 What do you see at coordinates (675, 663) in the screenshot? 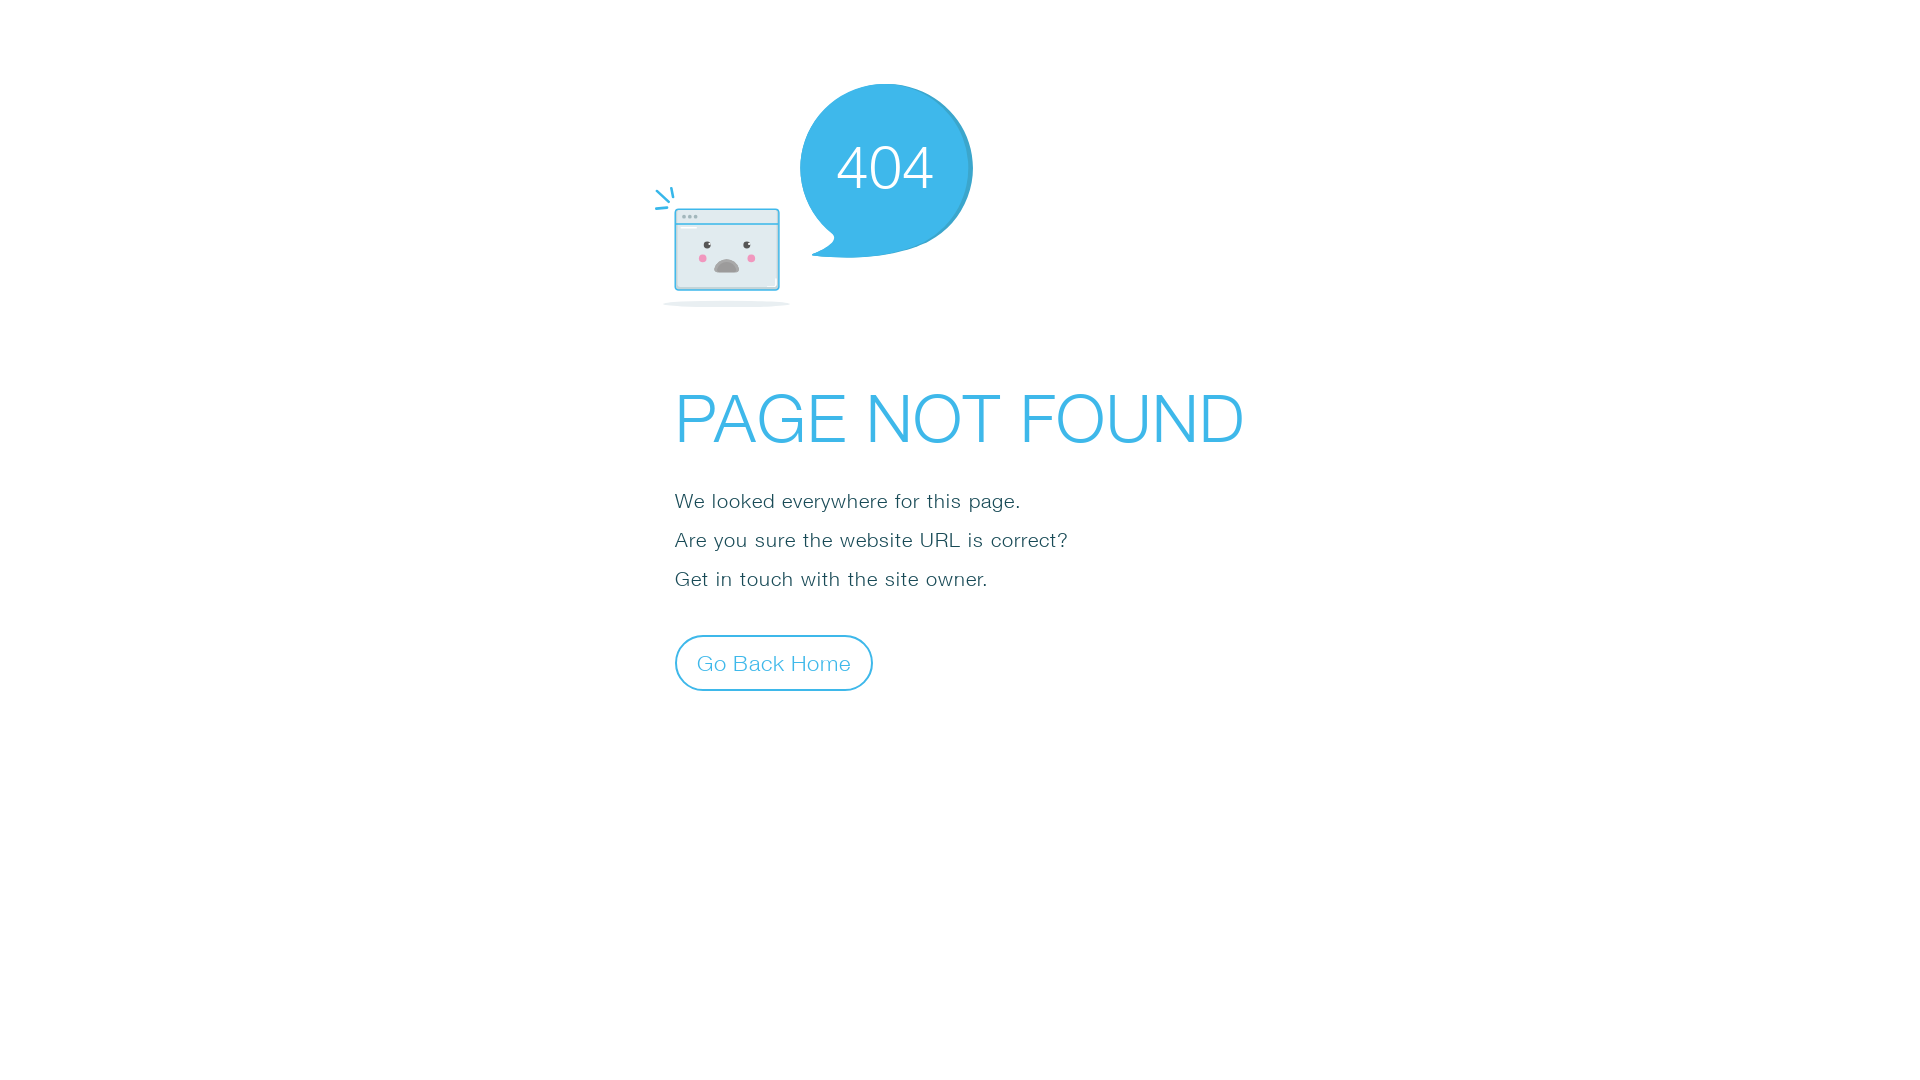
I see `'Go Back Home'` at bounding box center [675, 663].